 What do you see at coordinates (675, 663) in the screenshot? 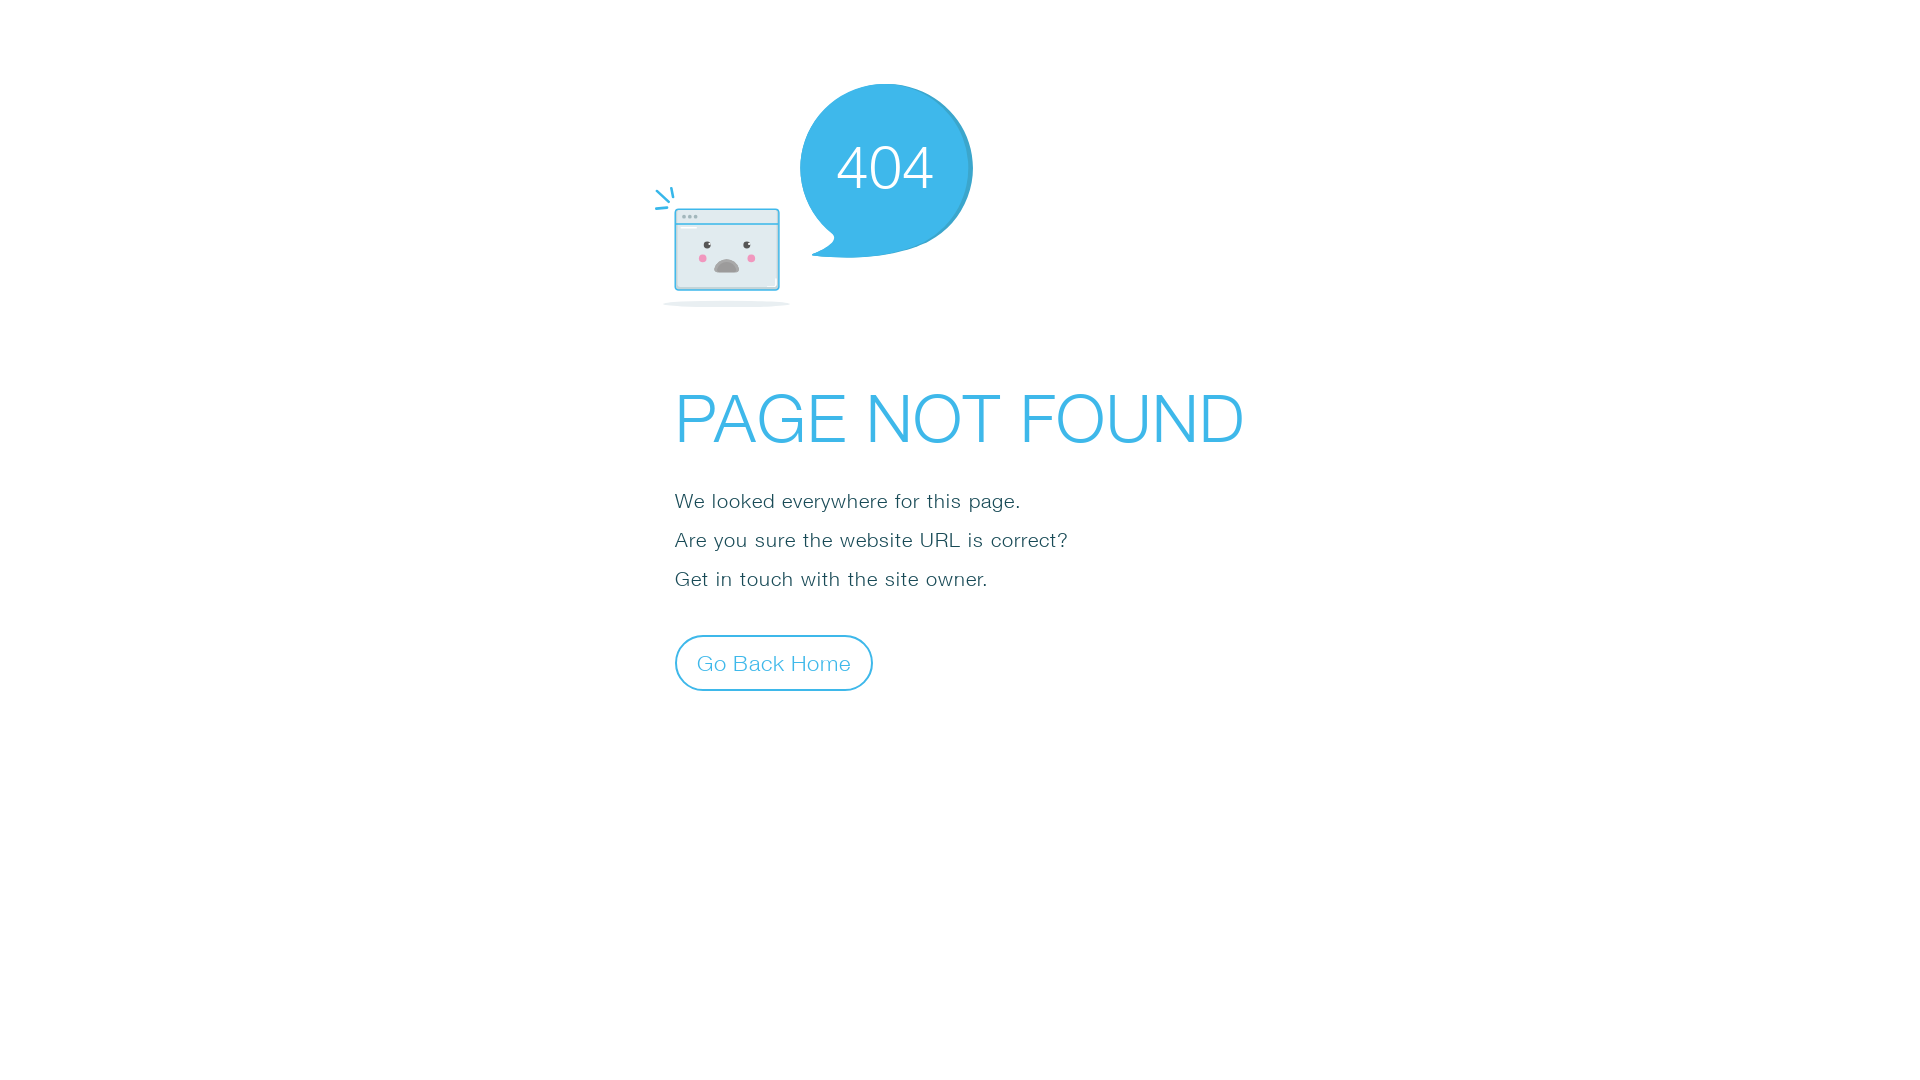
I see `'Go Back Home'` at bounding box center [675, 663].